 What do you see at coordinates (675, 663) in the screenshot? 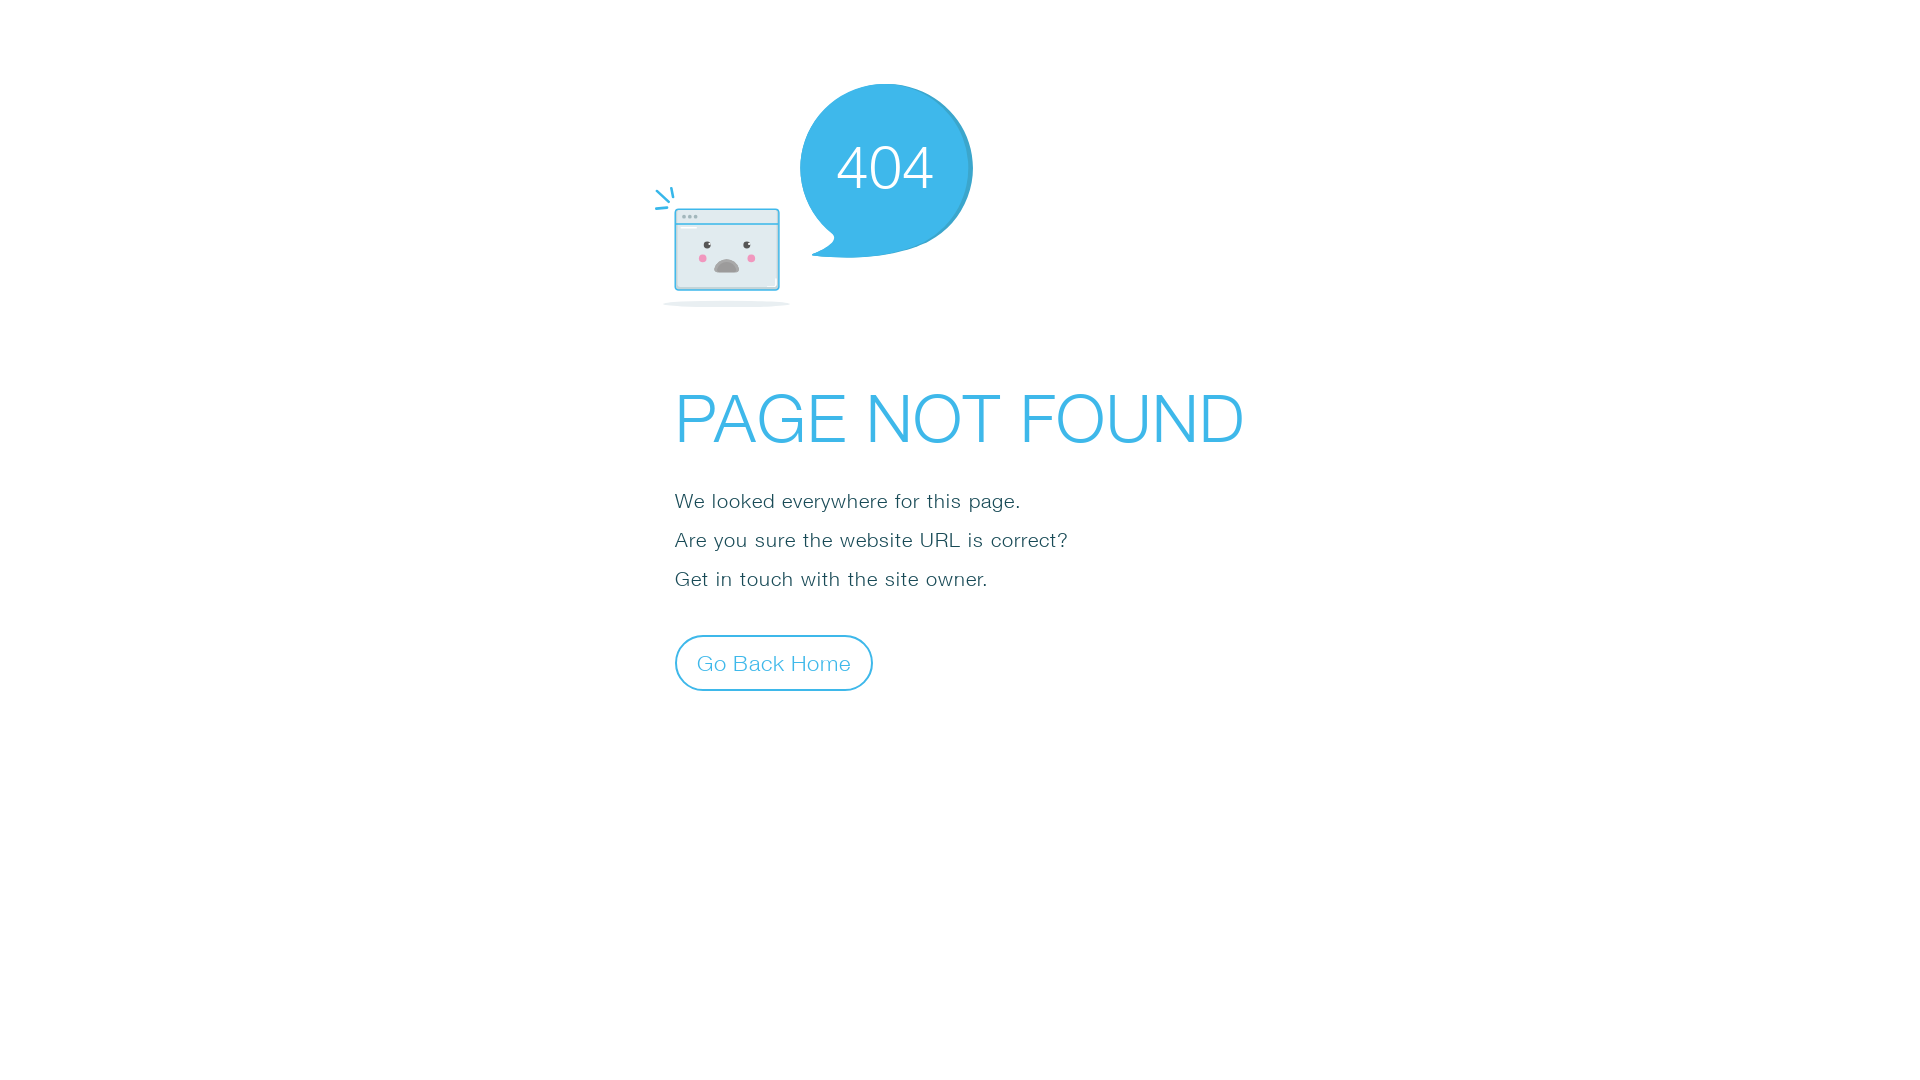
I see `'Go Back Home'` at bounding box center [675, 663].